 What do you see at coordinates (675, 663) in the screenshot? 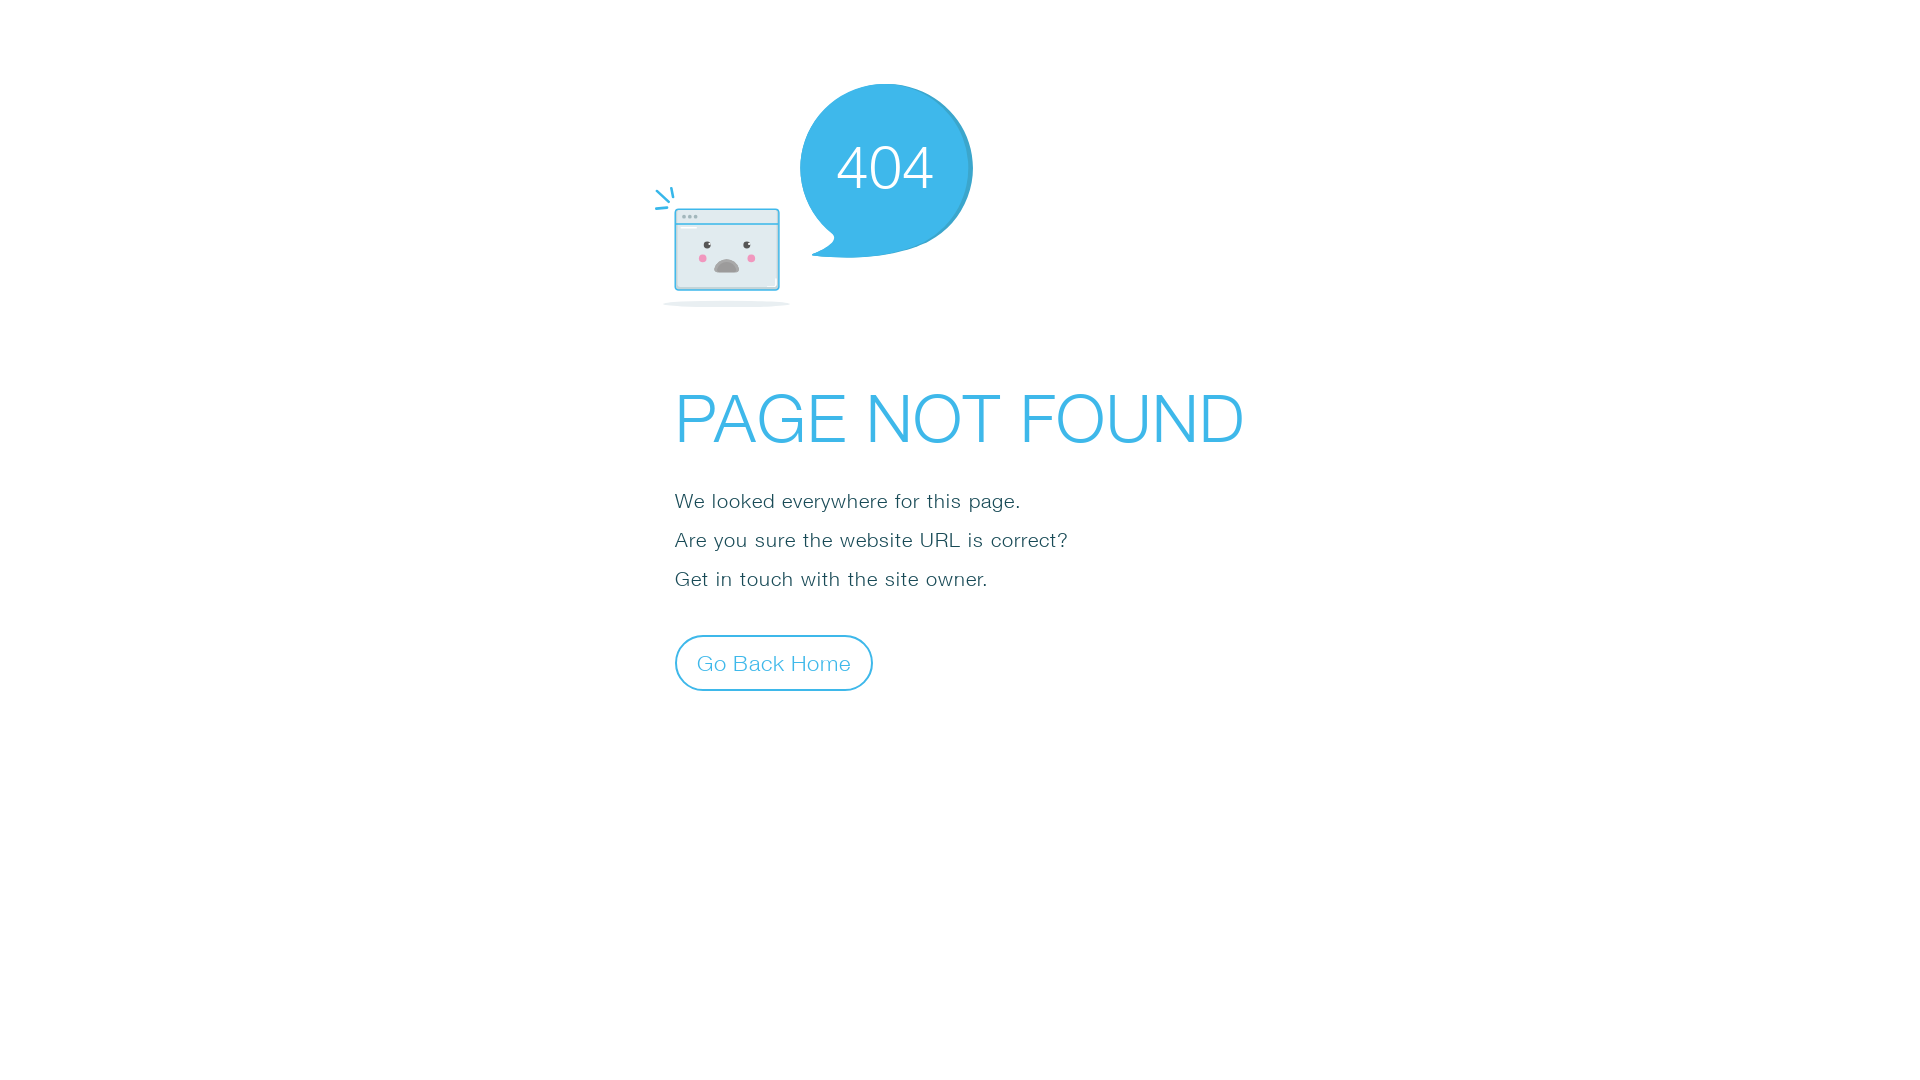
I see `'Go Back Home'` at bounding box center [675, 663].